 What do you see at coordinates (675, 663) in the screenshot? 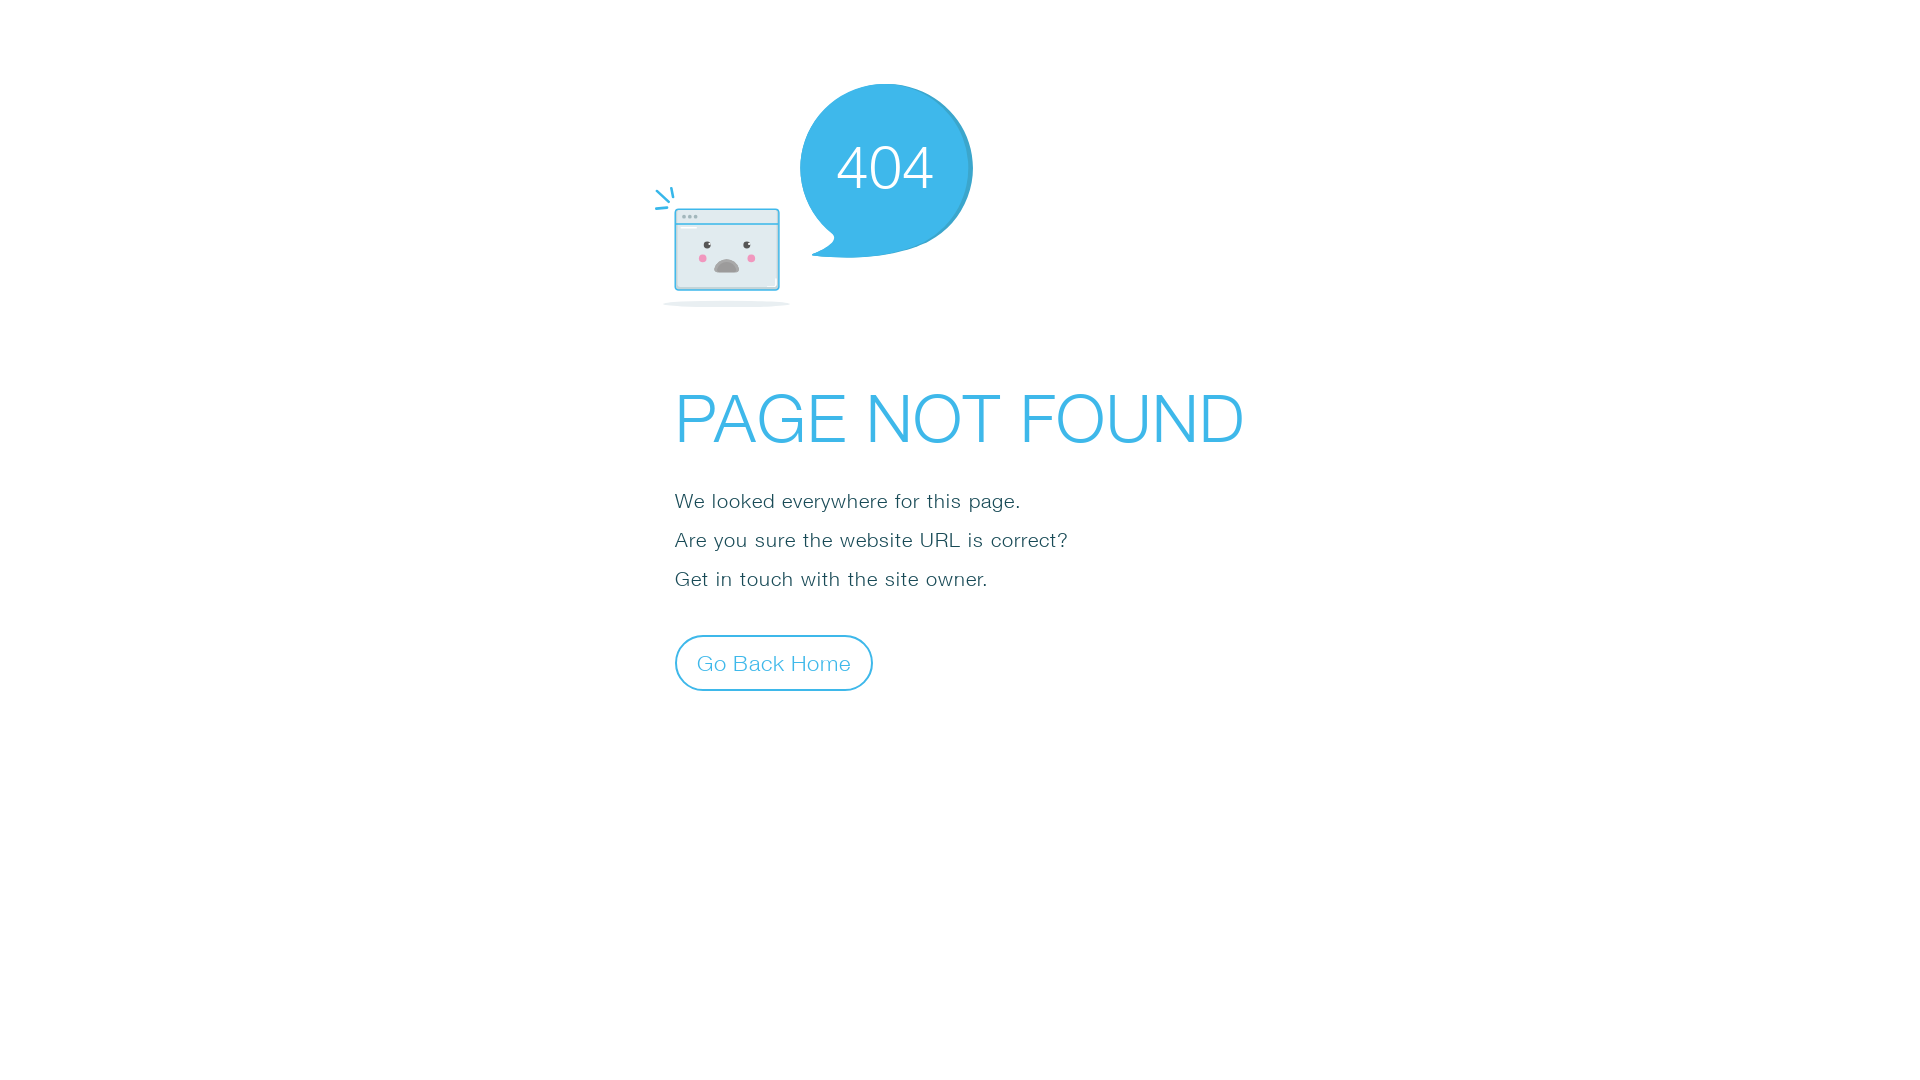
I see `'Go Back Home'` at bounding box center [675, 663].